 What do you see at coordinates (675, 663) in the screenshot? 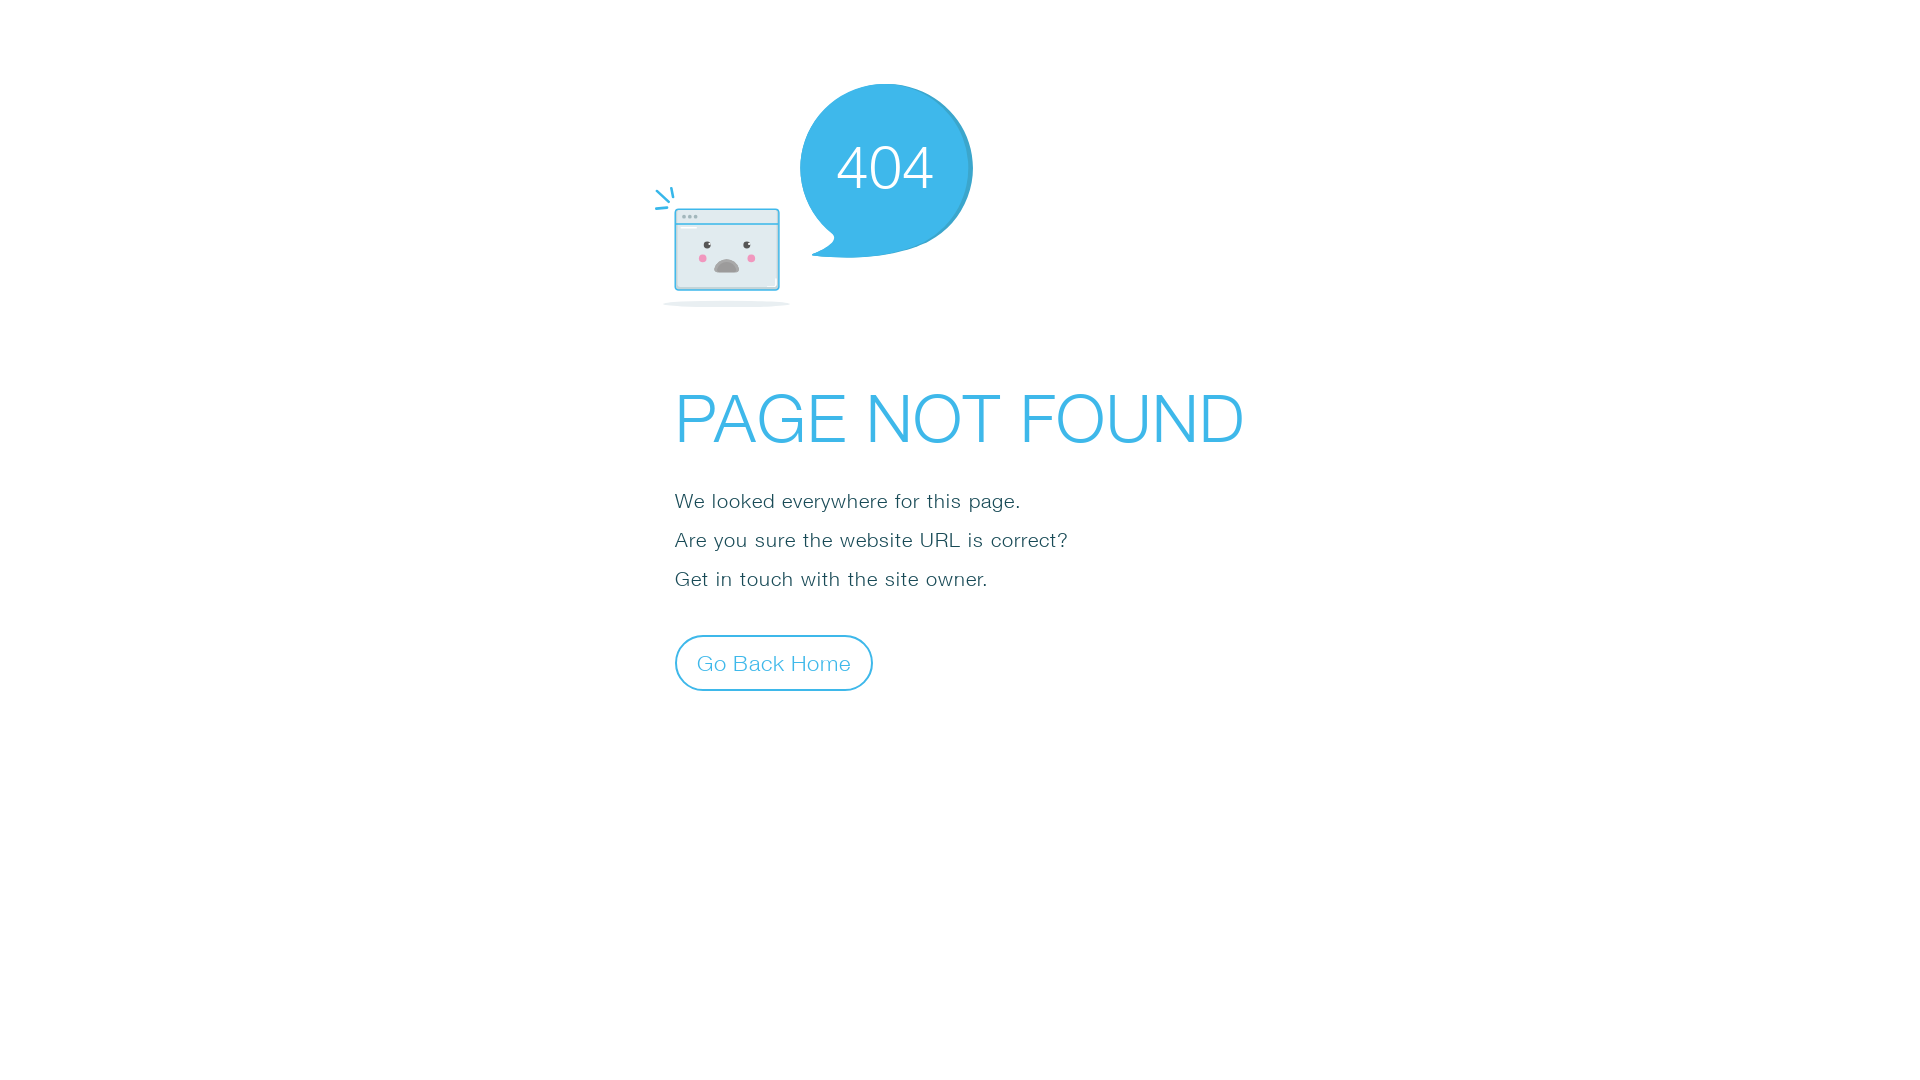
I see `'Go Back Home'` at bounding box center [675, 663].